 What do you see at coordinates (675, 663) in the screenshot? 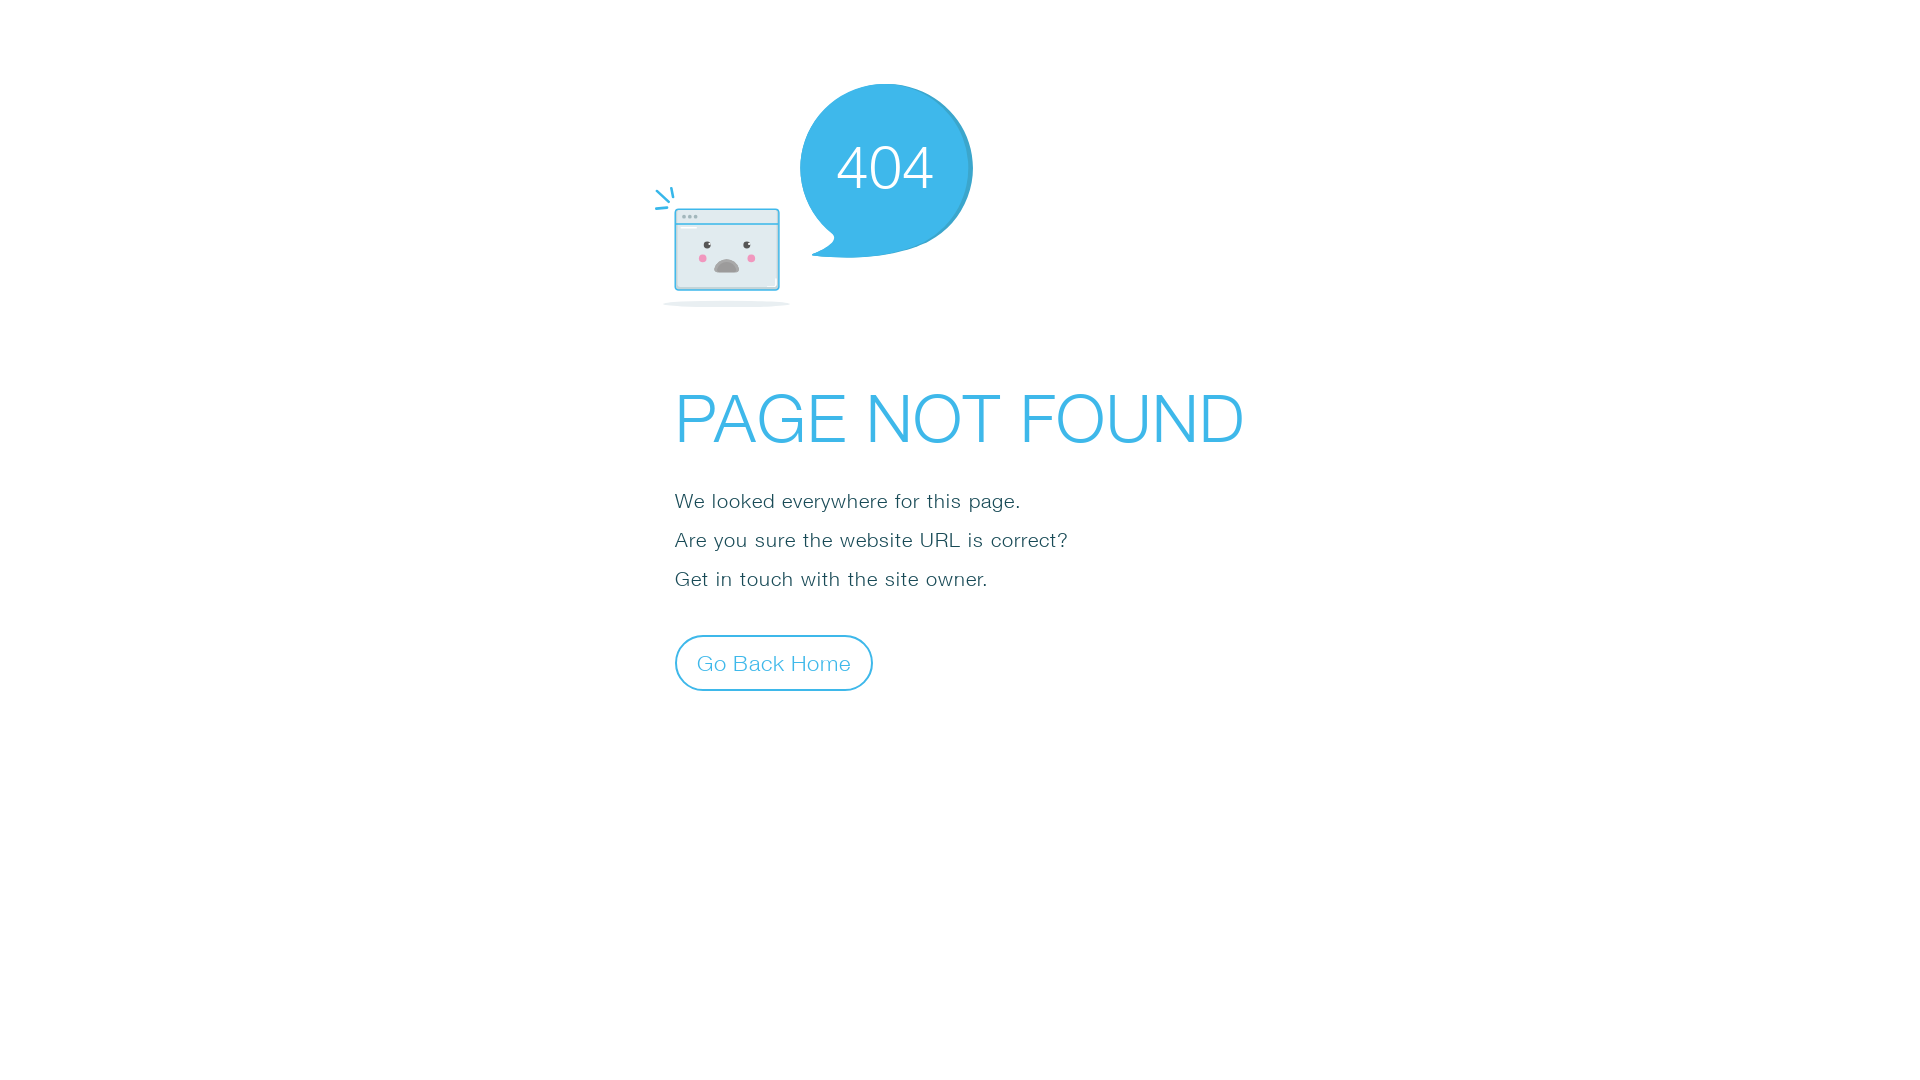
I see `'Go Back Home'` at bounding box center [675, 663].